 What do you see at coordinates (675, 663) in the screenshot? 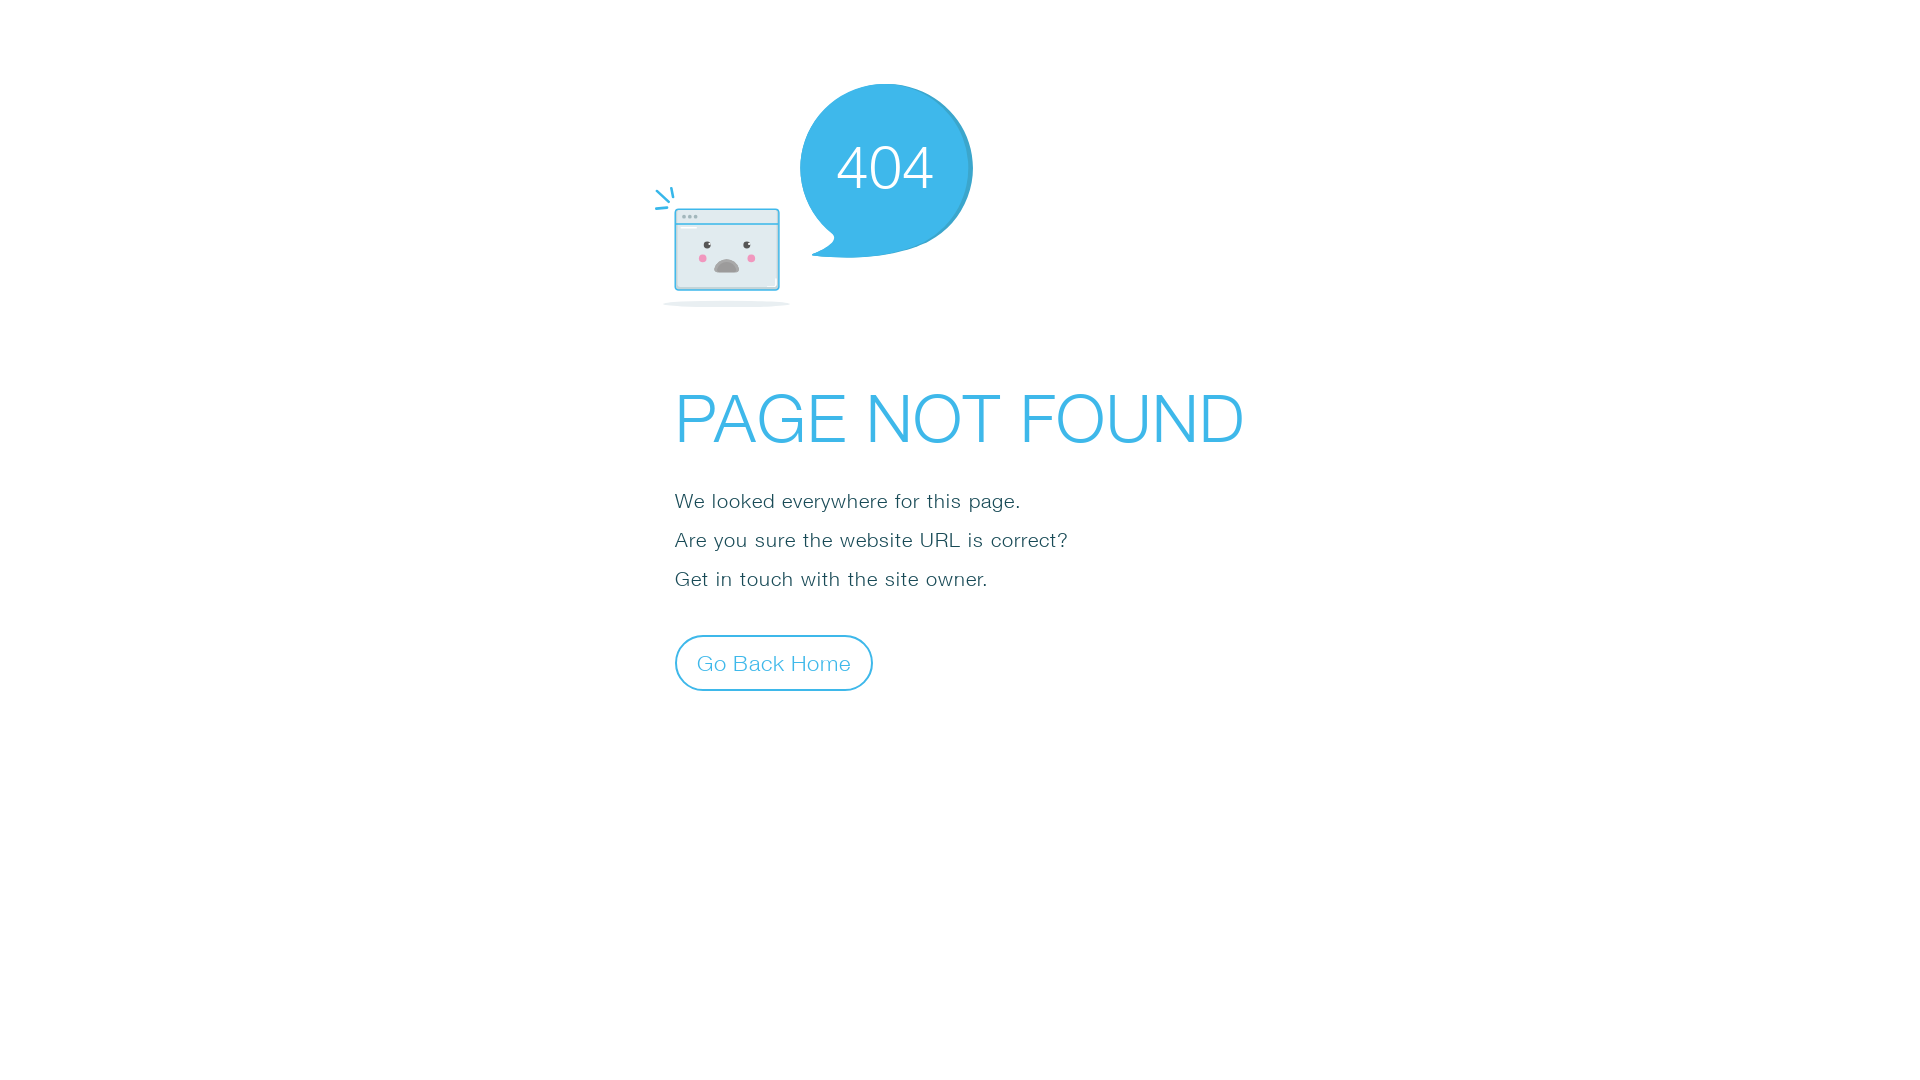
I see `'Go Back Home'` at bounding box center [675, 663].